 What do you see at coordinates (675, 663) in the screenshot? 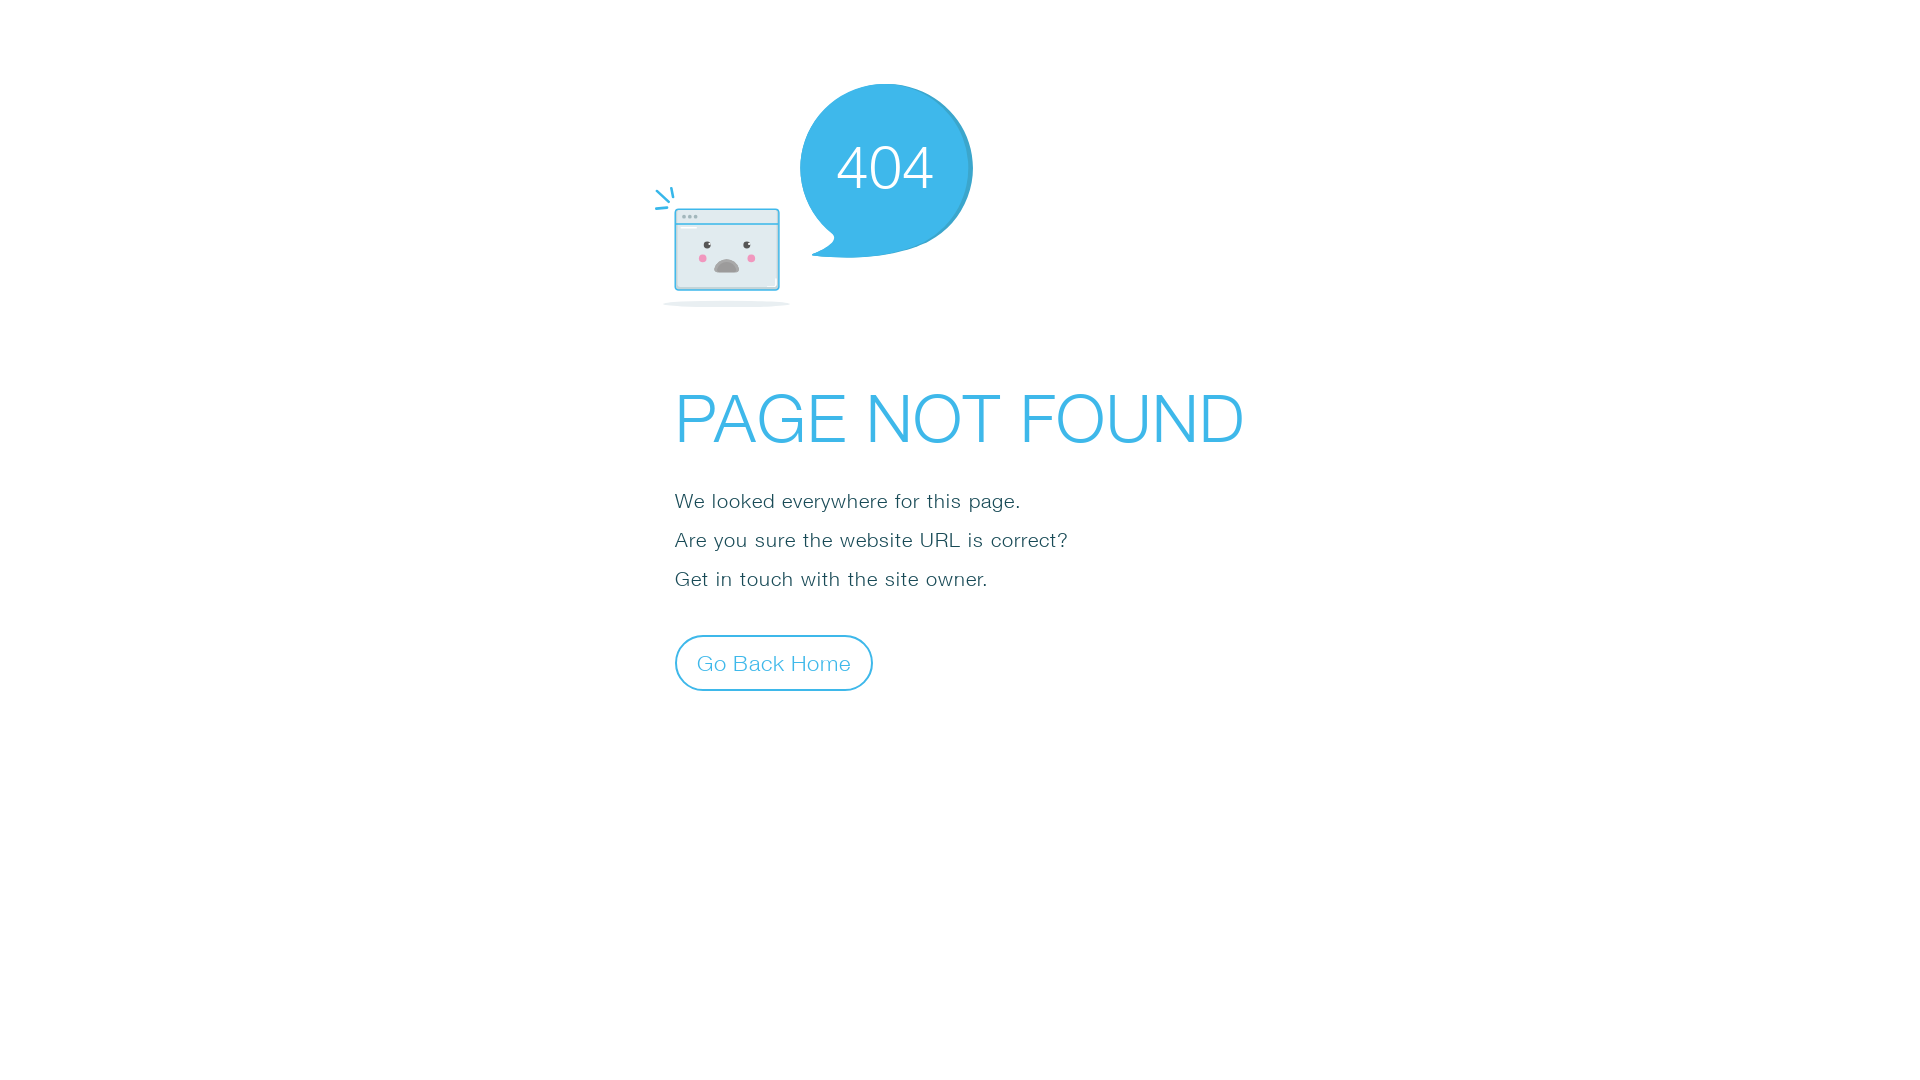
I see `'Go Back Home'` at bounding box center [675, 663].